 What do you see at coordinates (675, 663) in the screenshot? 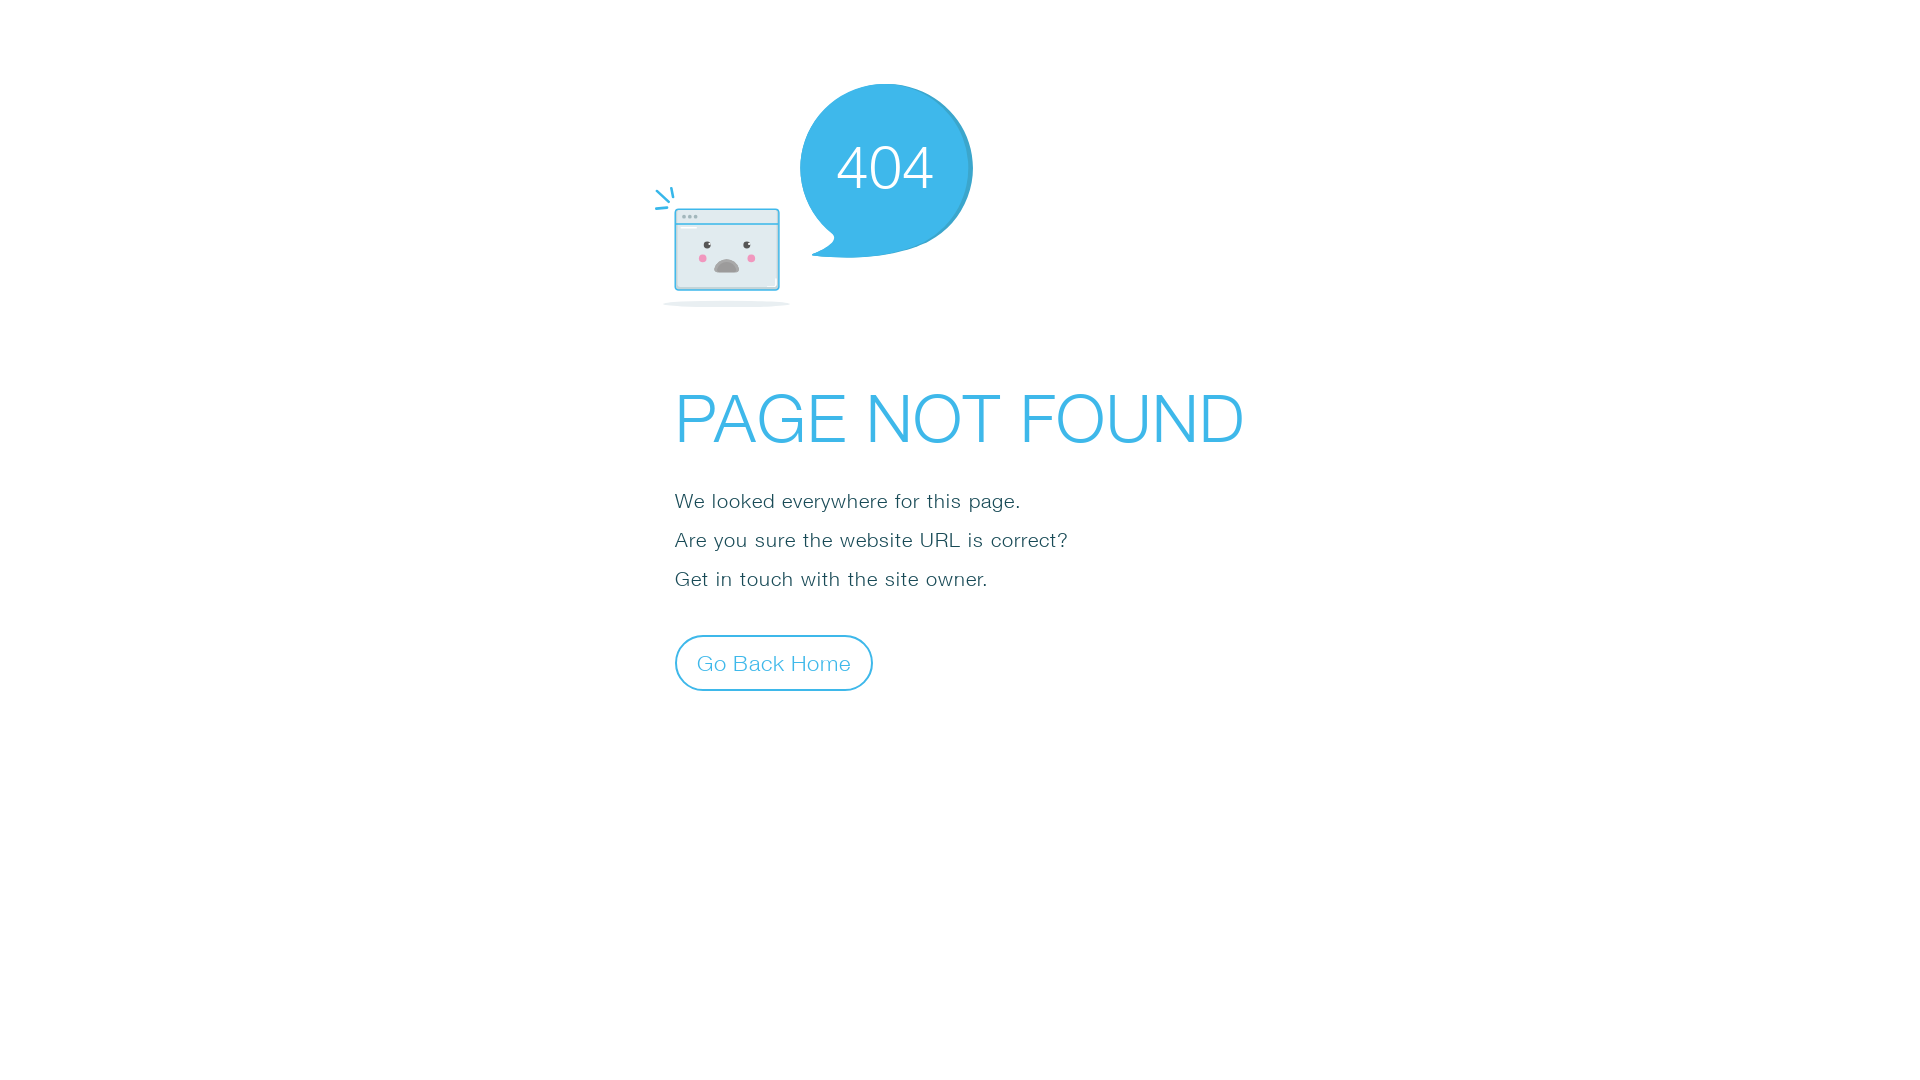
I see `'Go Back Home'` at bounding box center [675, 663].